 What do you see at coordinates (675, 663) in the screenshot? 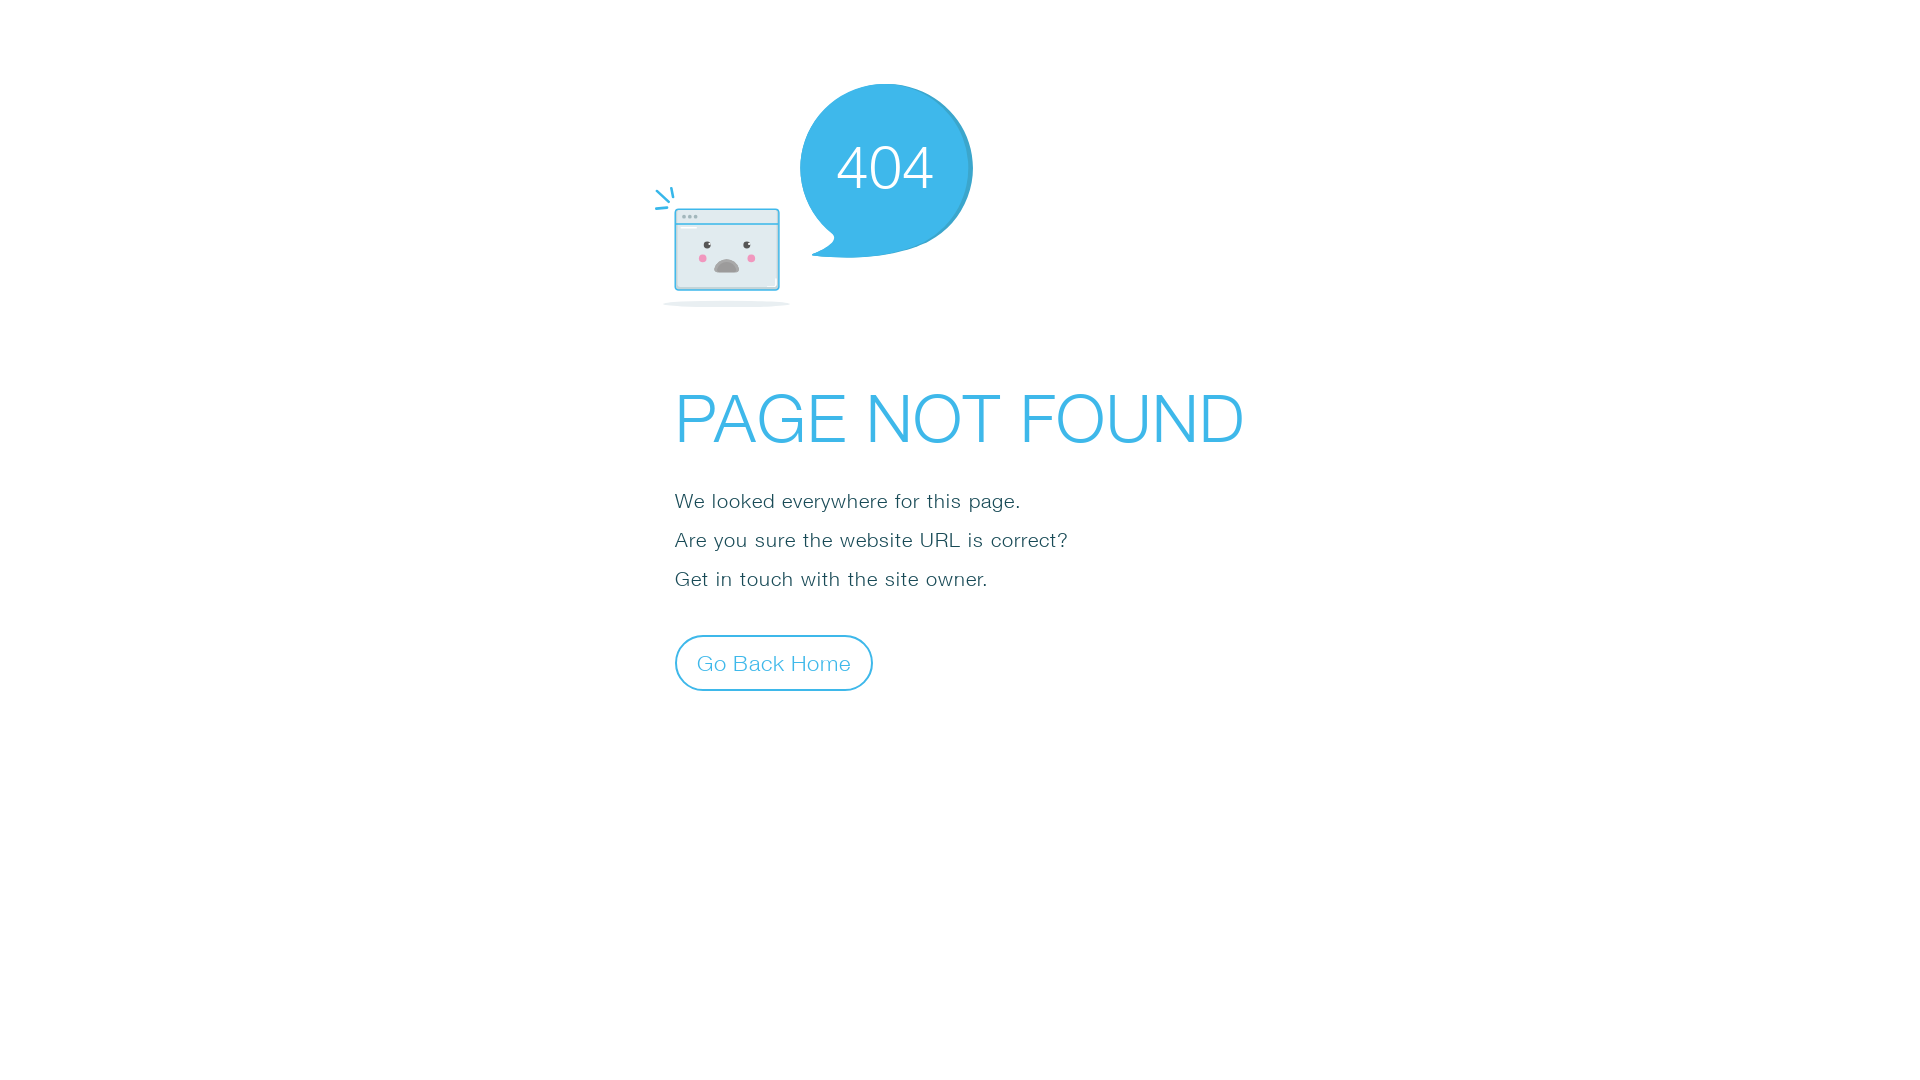
I see `'Go Back Home'` at bounding box center [675, 663].